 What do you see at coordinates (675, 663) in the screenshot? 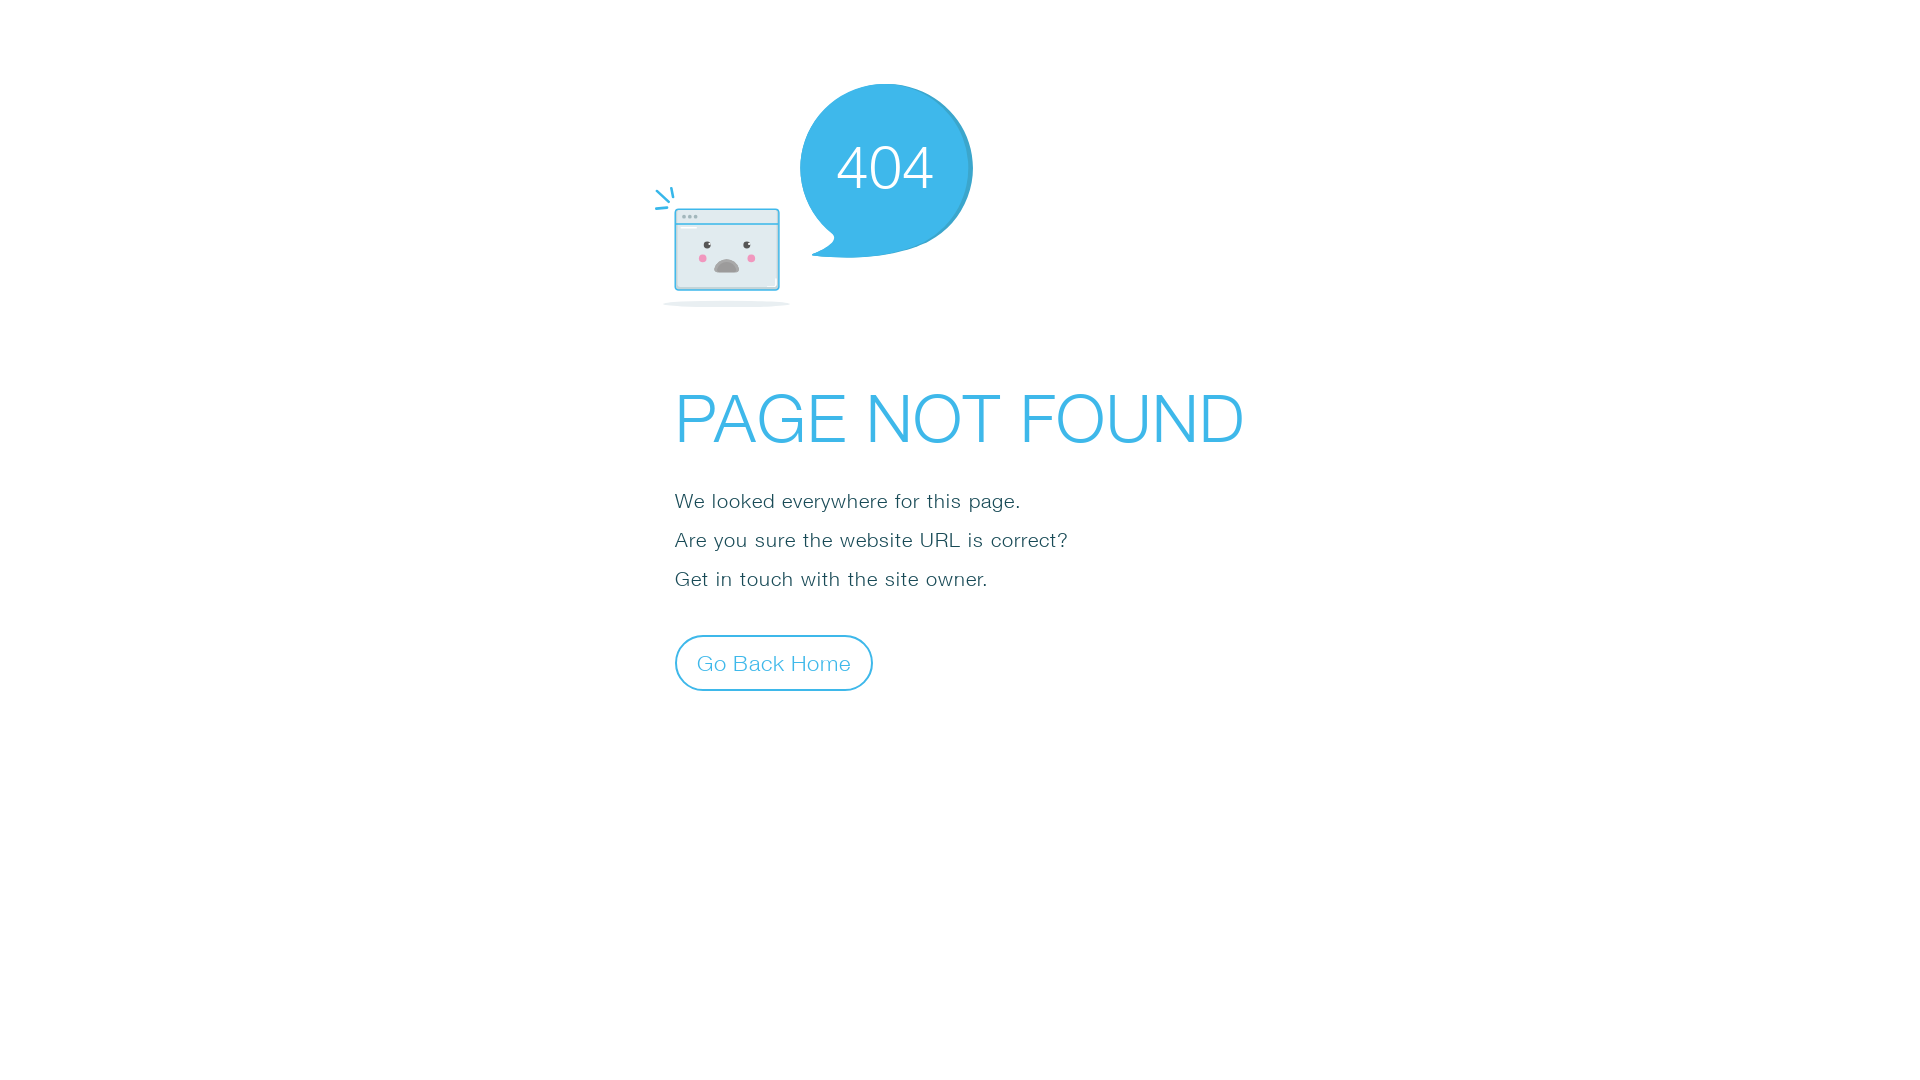
I see `'Go Back Home'` at bounding box center [675, 663].